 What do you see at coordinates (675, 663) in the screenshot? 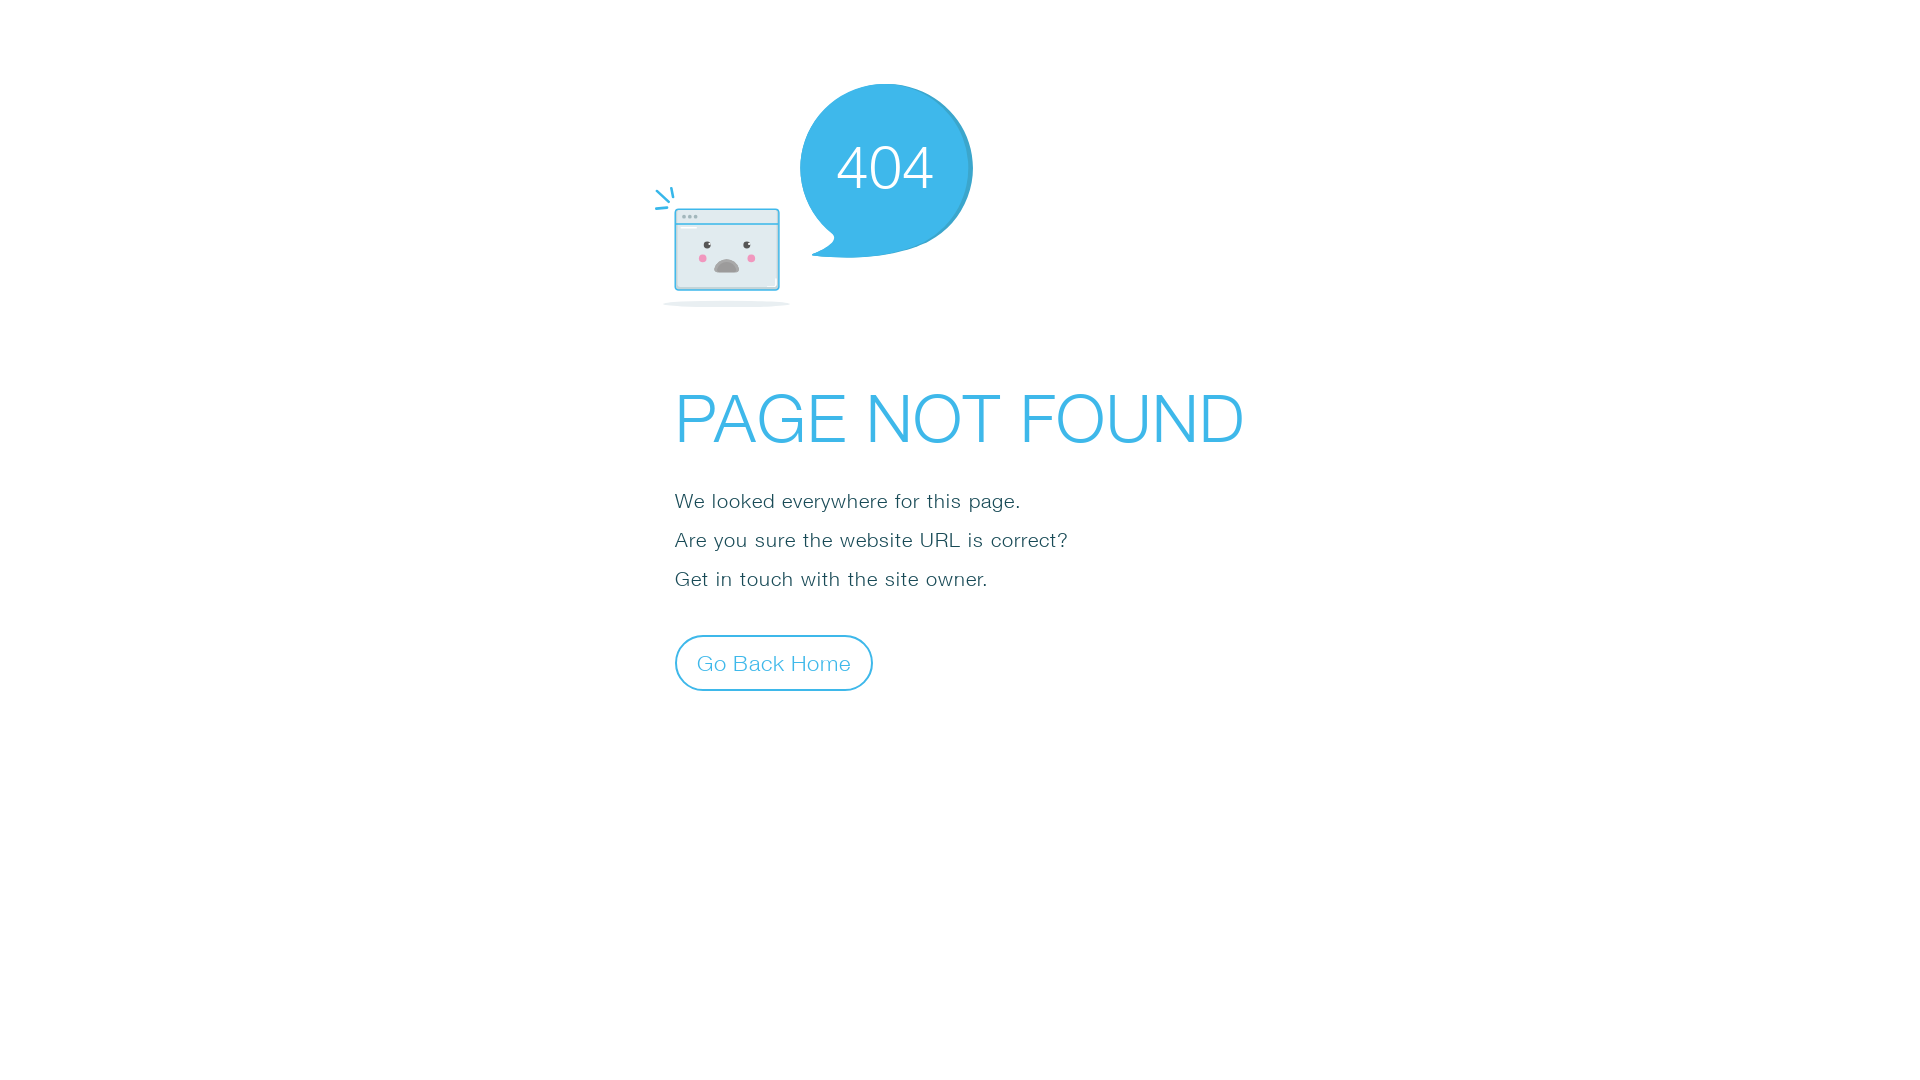
I see `'Go Back Home'` at bounding box center [675, 663].